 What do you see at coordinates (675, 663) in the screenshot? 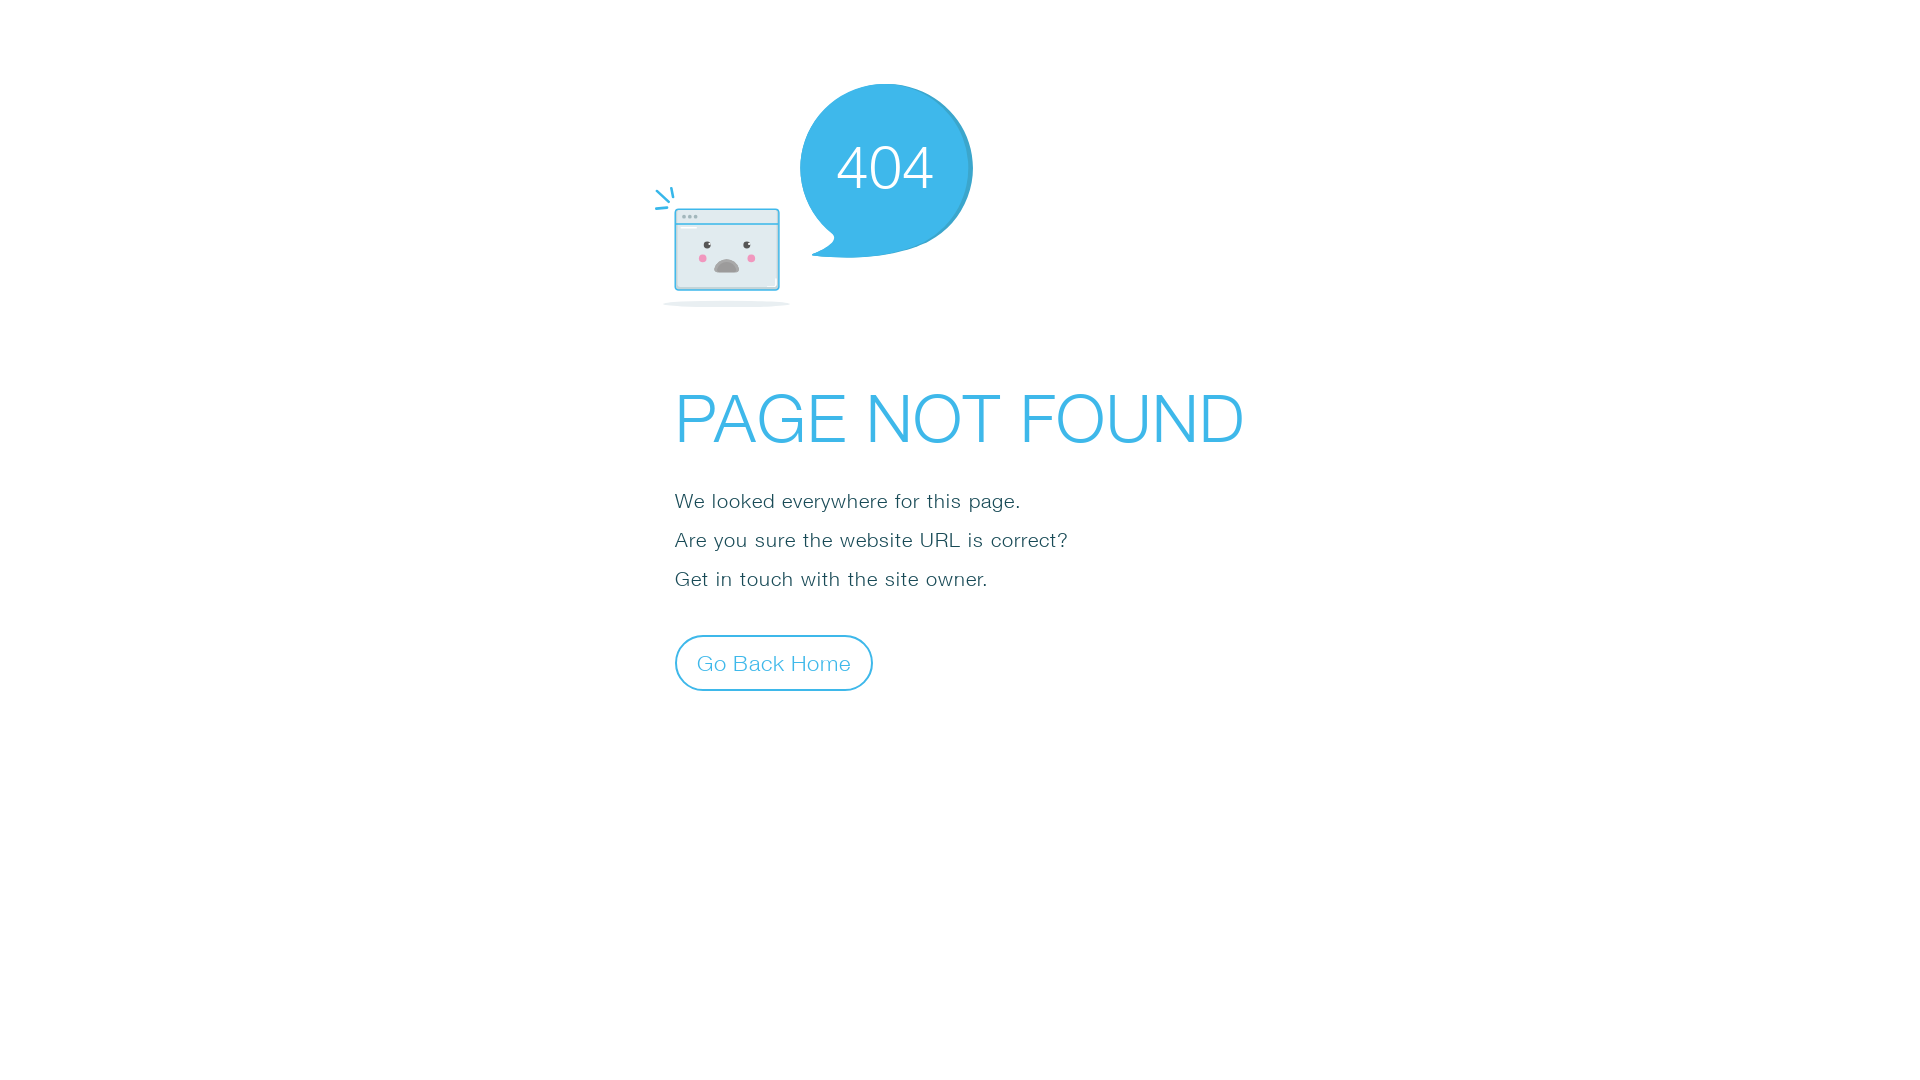
I see `'Go Back Home'` at bounding box center [675, 663].